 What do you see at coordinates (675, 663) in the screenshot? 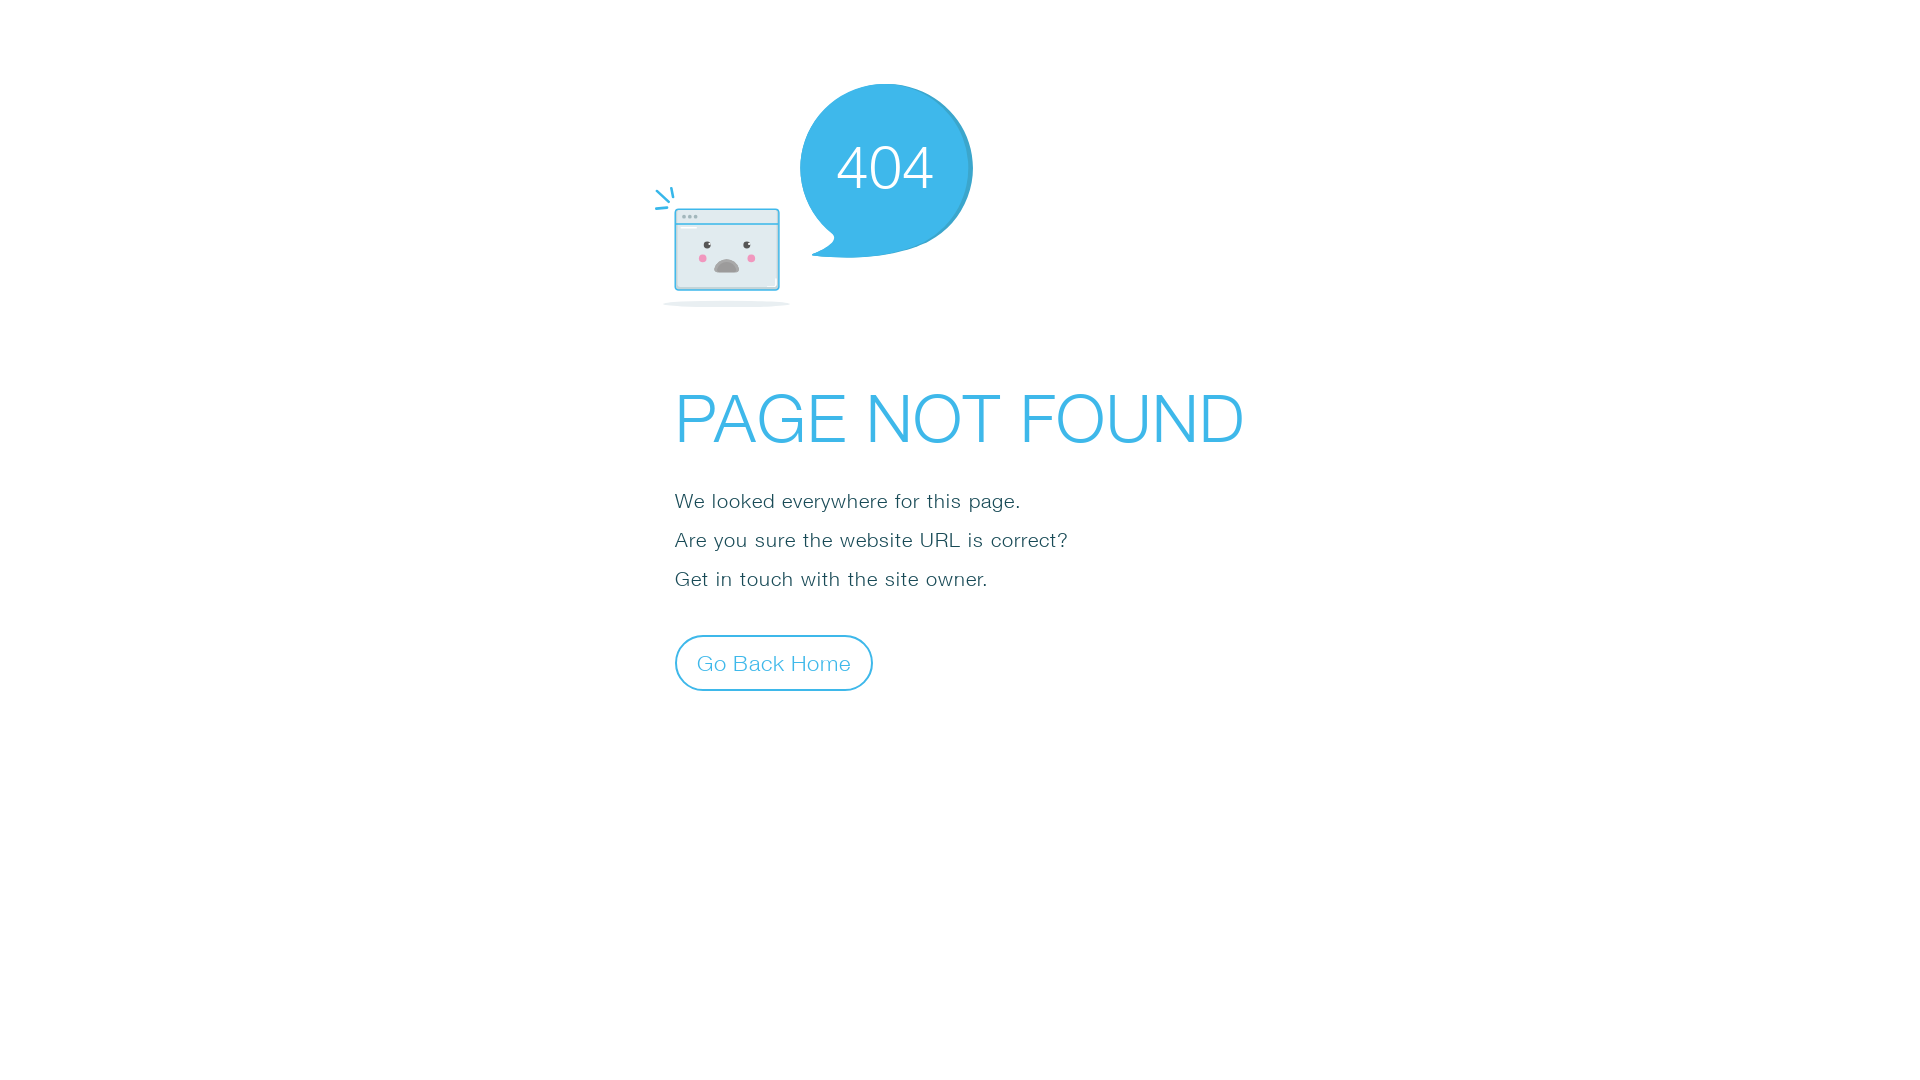
I see `'Go Back Home'` at bounding box center [675, 663].